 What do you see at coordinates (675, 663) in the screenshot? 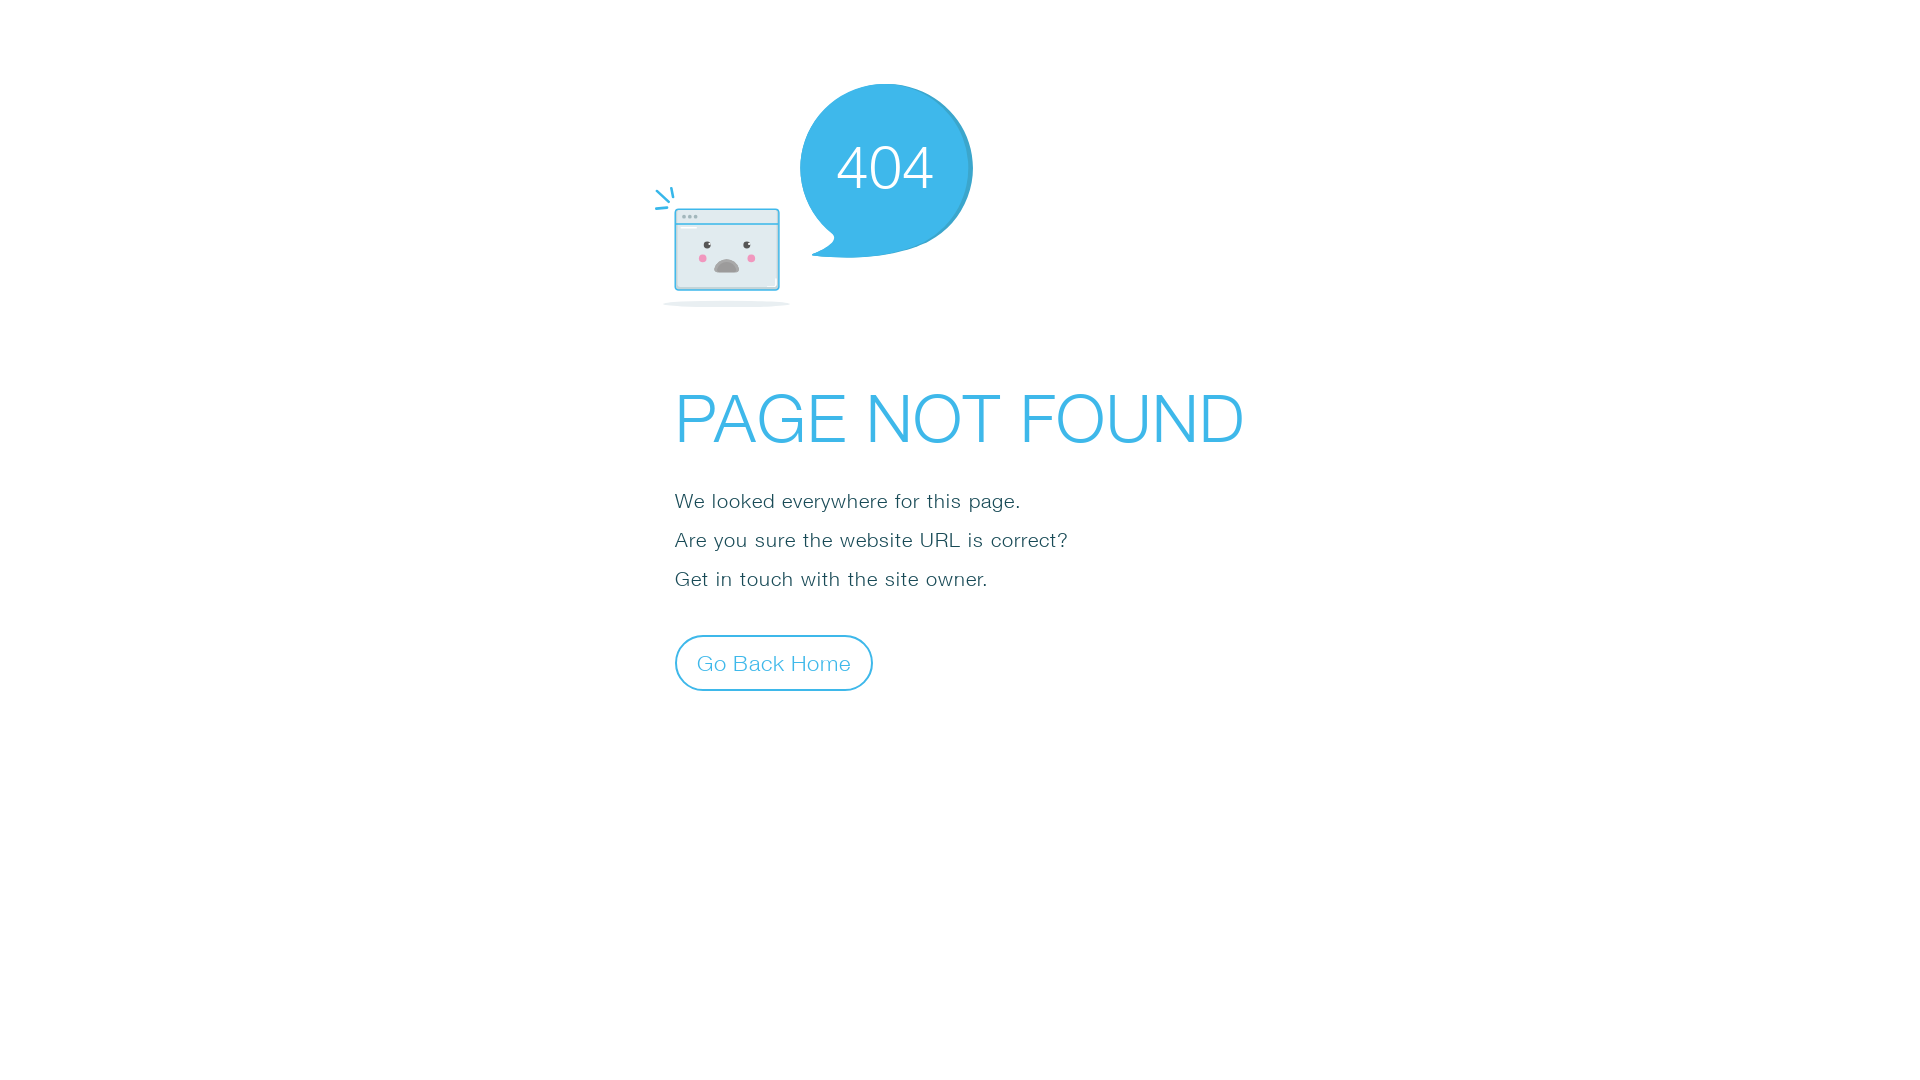
I see `'Go Back Home'` at bounding box center [675, 663].